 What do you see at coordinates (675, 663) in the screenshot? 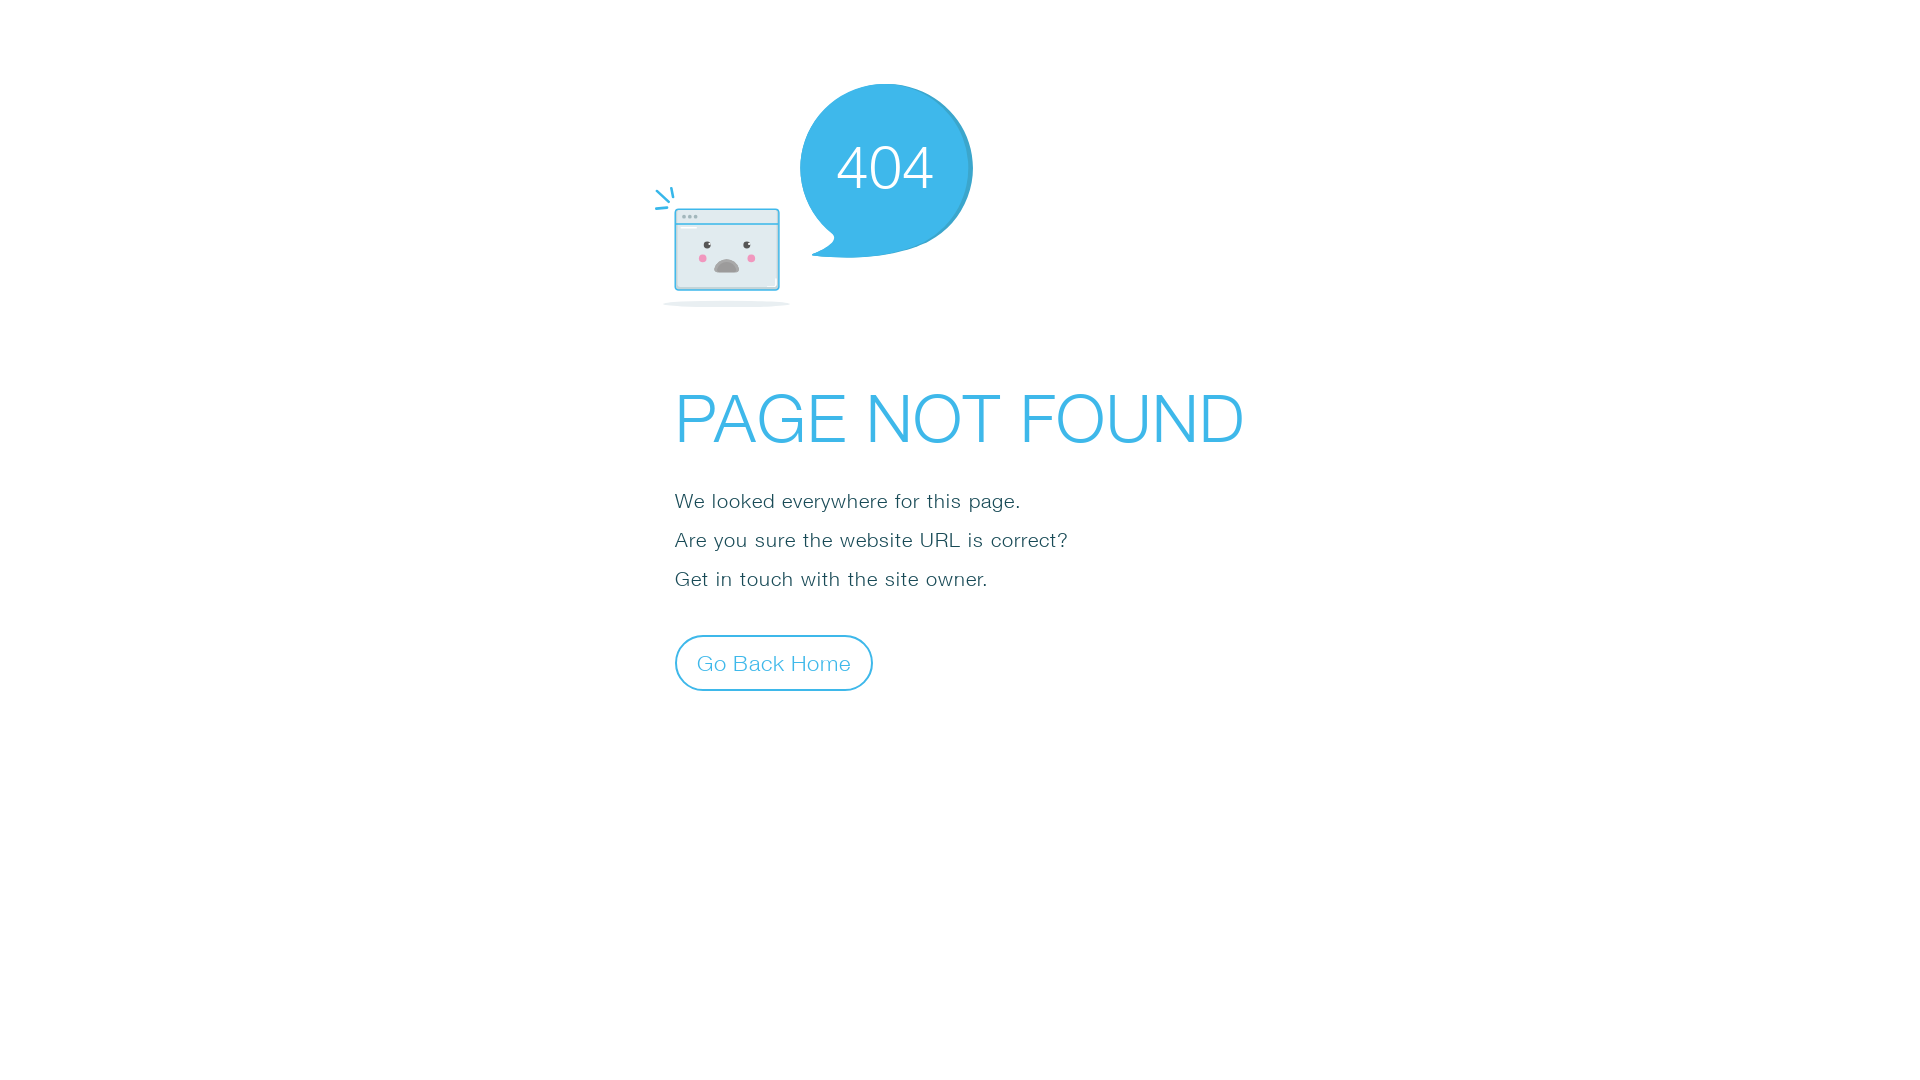
I see `'Go Back Home'` at bounding box center [675, 663].